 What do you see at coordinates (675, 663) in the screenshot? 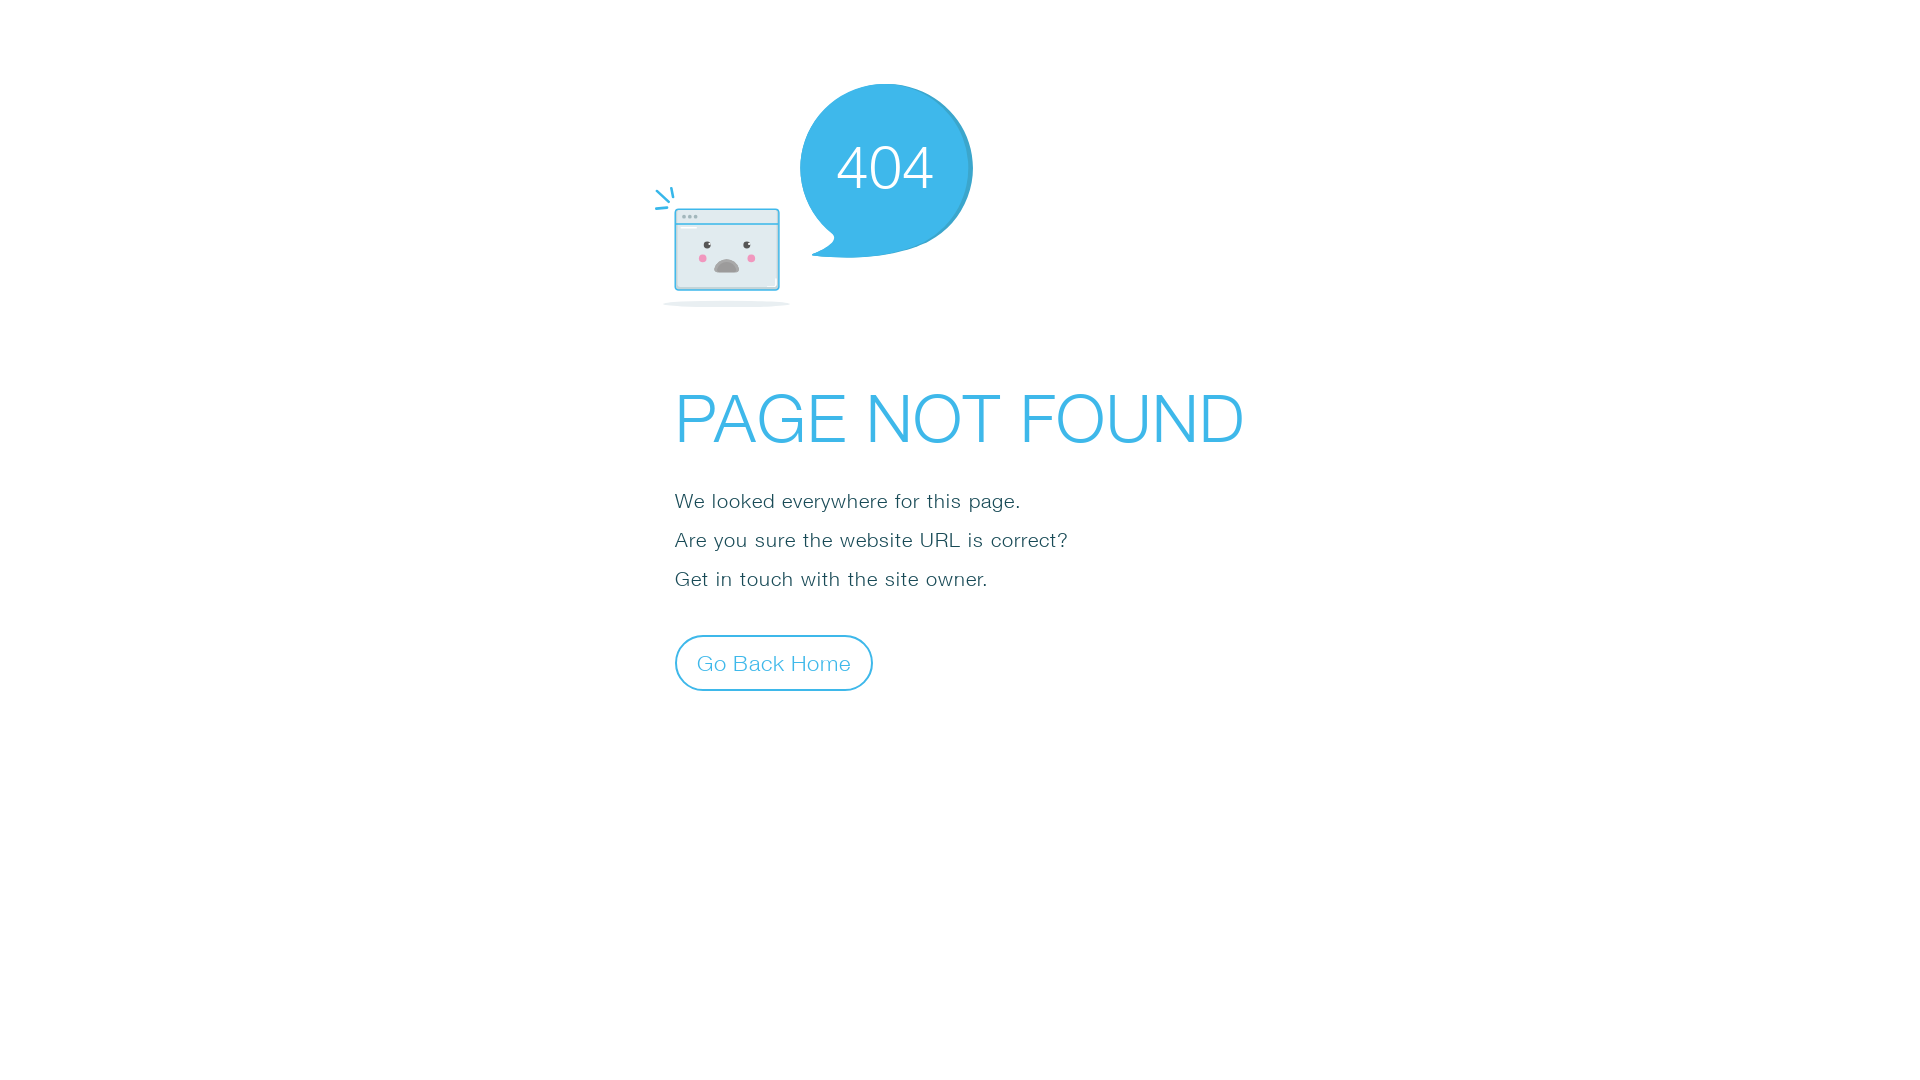
I see `'Go Back Home'` at bounding box center [675, 663].